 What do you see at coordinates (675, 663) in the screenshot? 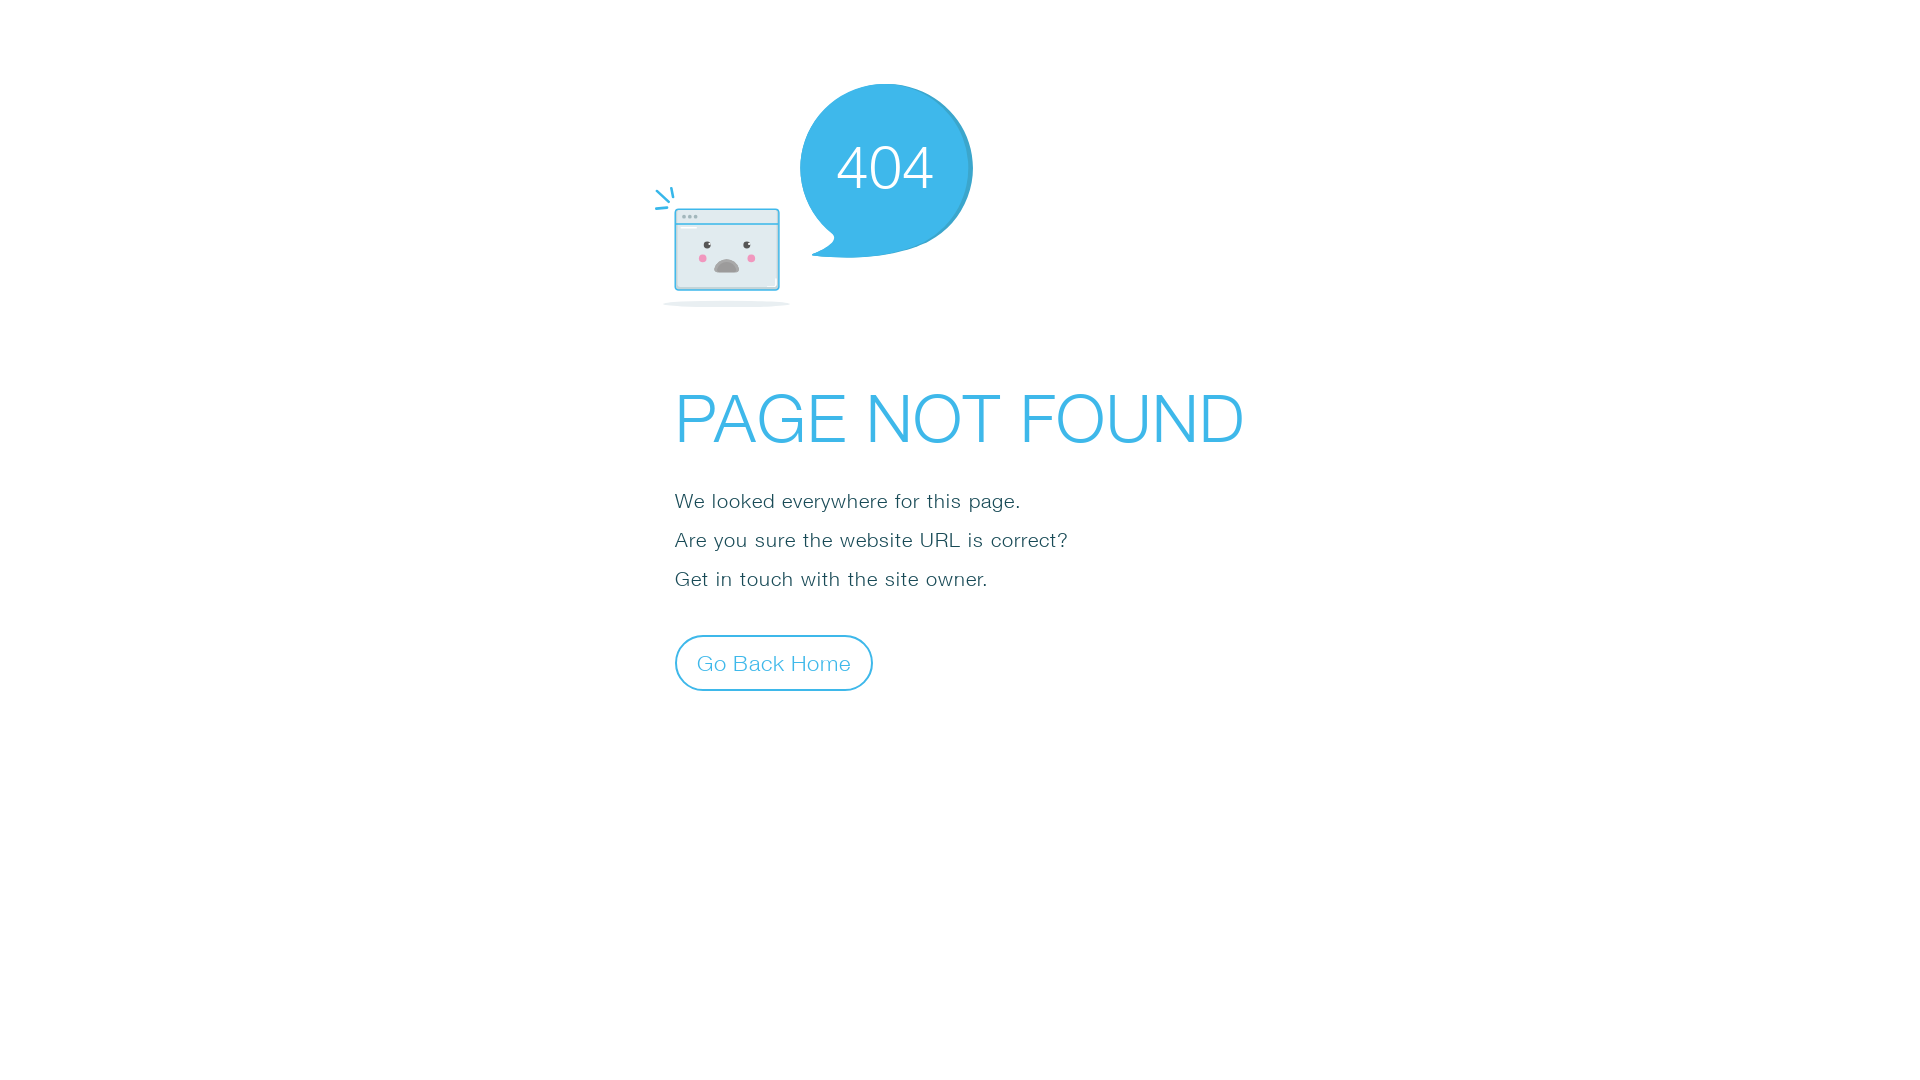
I see `'Go Back Home'` at bounding box center [675, 663].